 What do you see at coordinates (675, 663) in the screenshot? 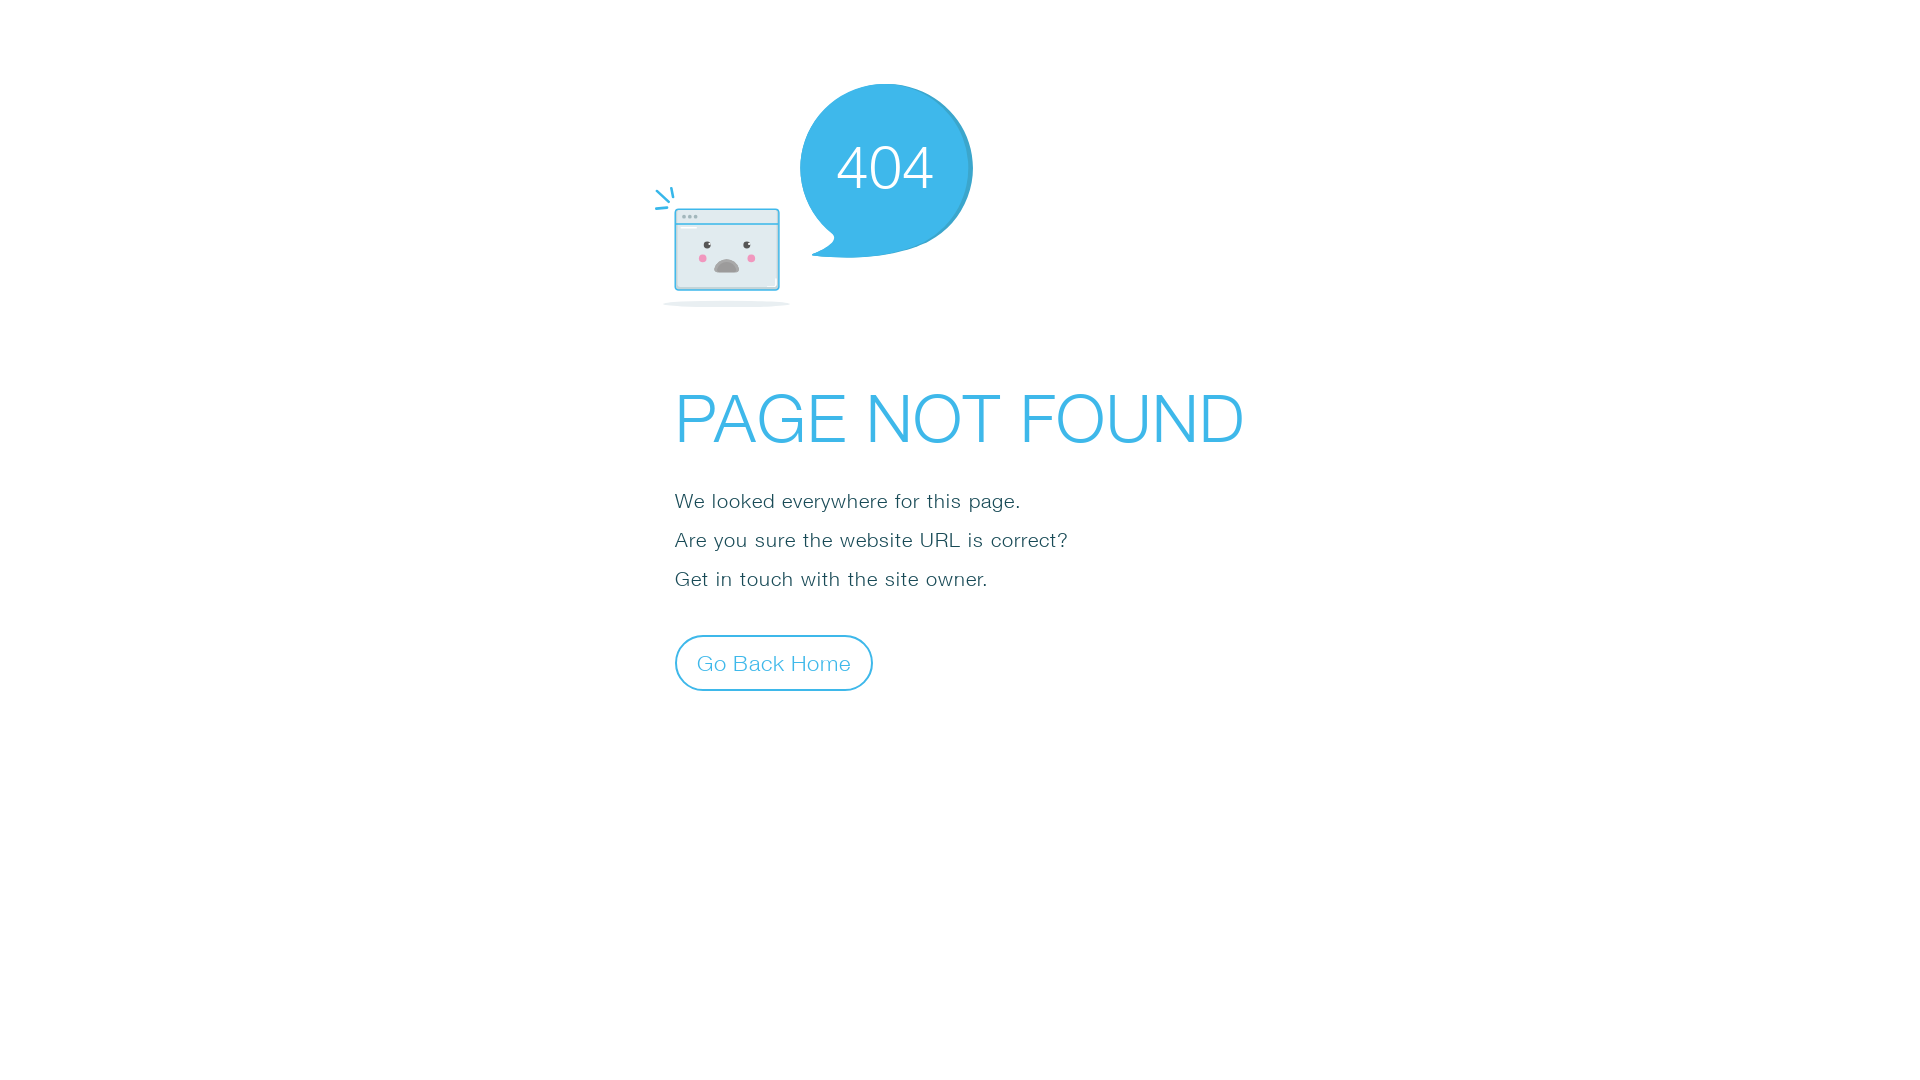
I see `'Go Back Home'` at bounding box center [675, 663].